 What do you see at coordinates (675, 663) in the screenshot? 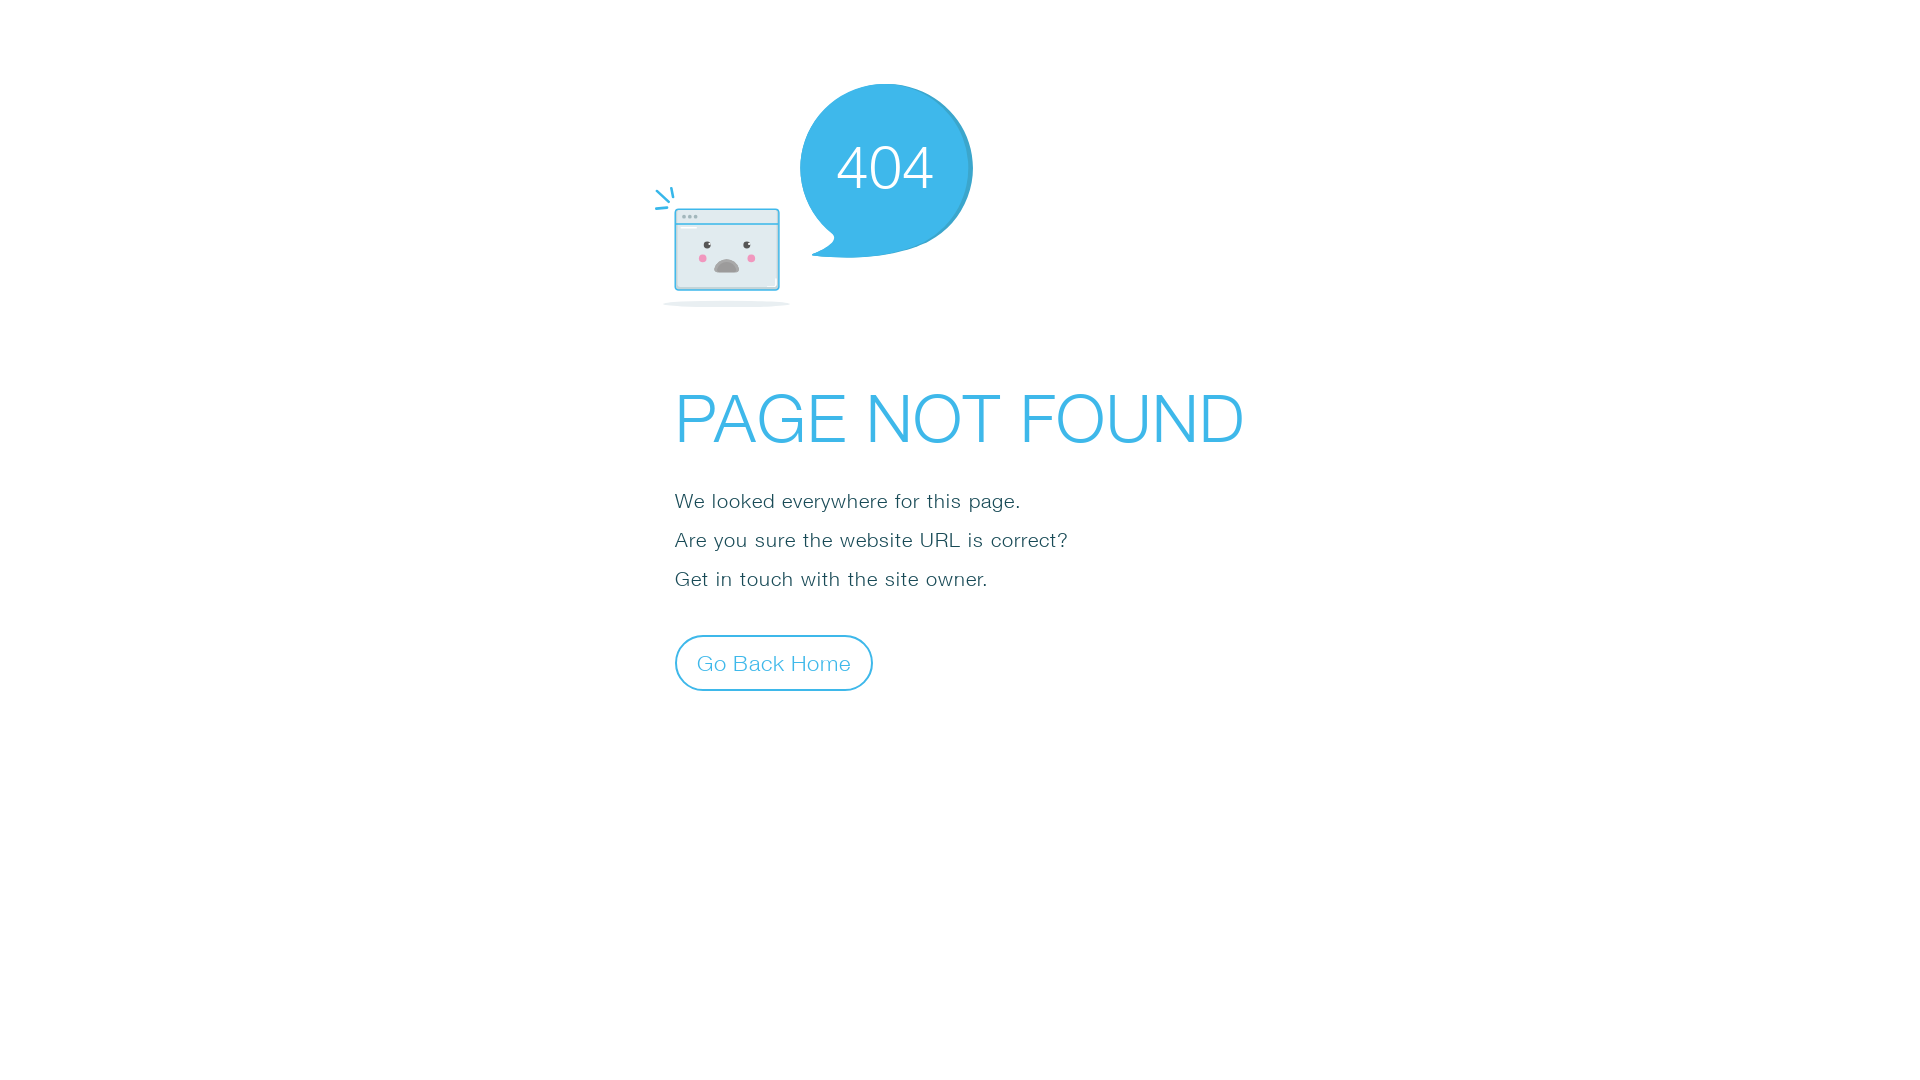
I see `'Go Back Home'` at bounding box center [675, 663].